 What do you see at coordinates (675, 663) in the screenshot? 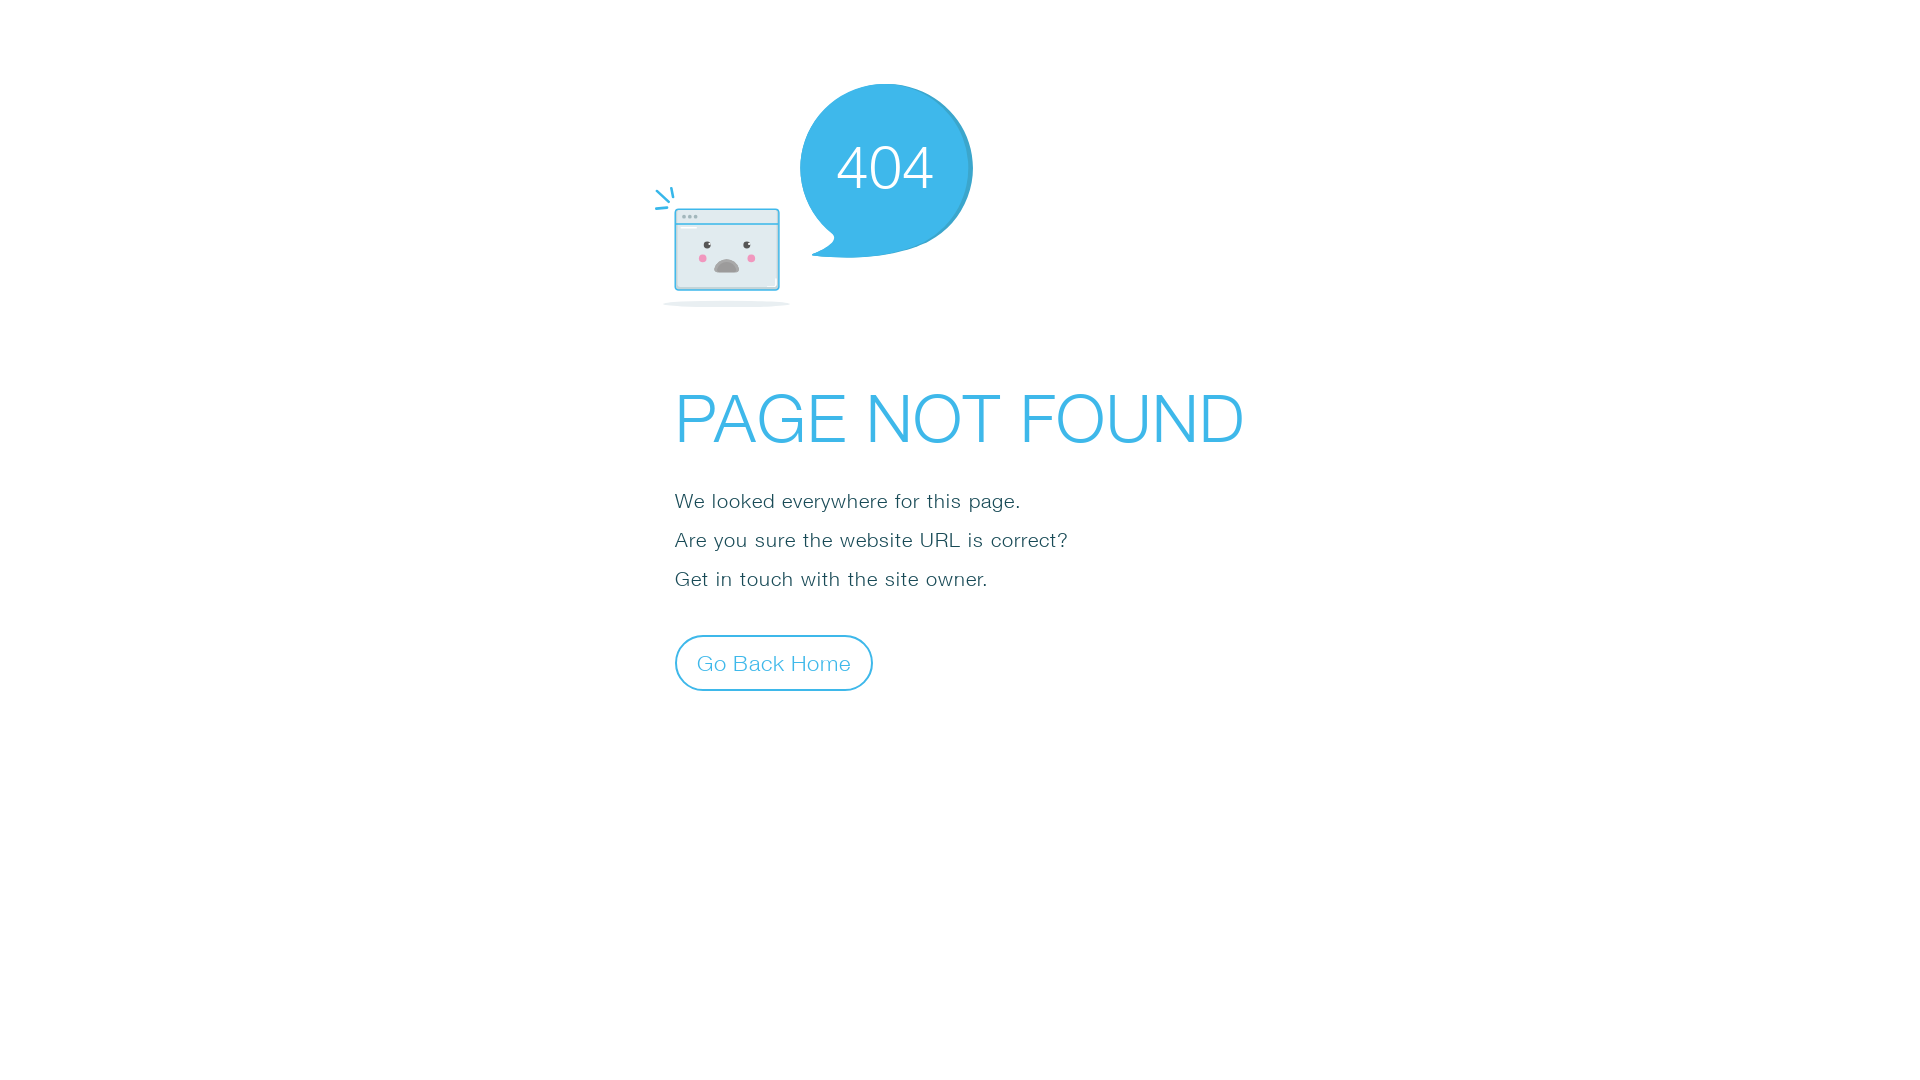
I see `'Go Back Home'` at bounding box center [675, 663].